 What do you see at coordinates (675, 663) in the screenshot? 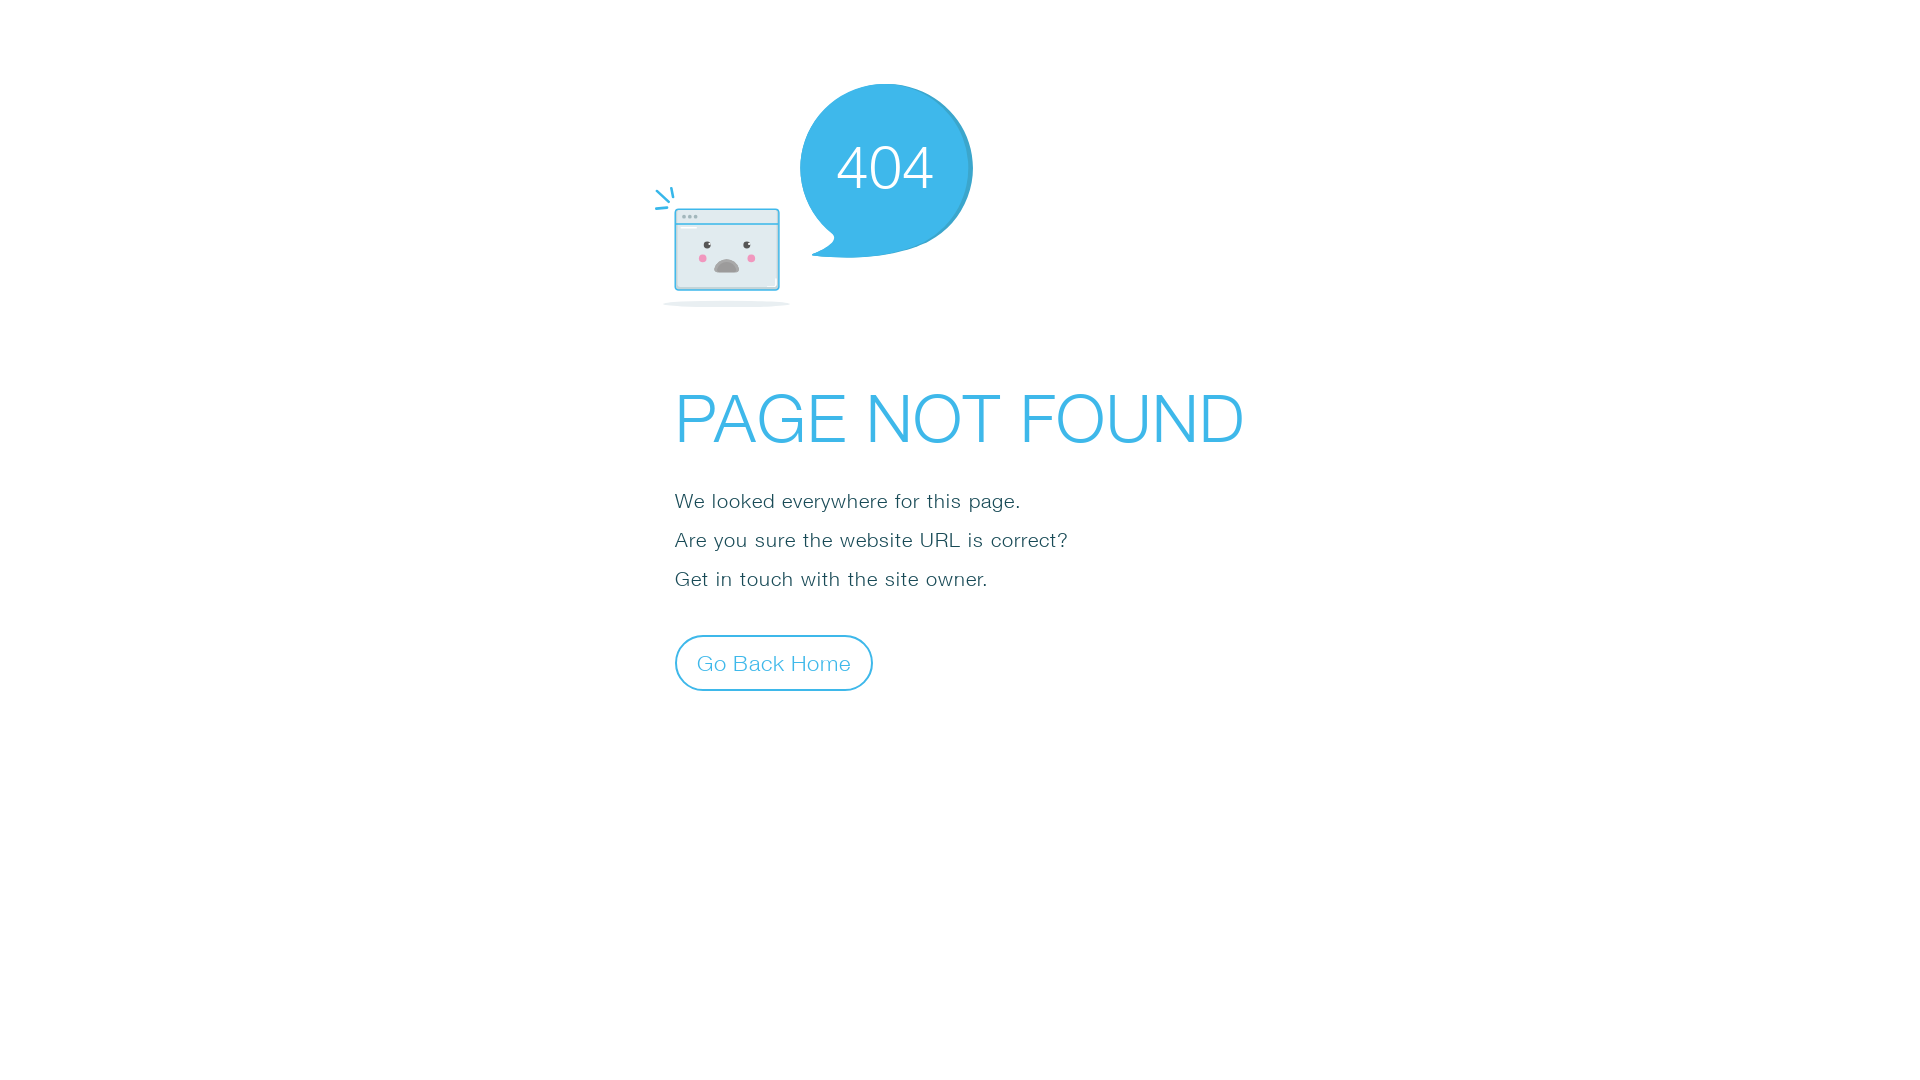
I see `'Go Back Home'` at bounding box center [675, 663].